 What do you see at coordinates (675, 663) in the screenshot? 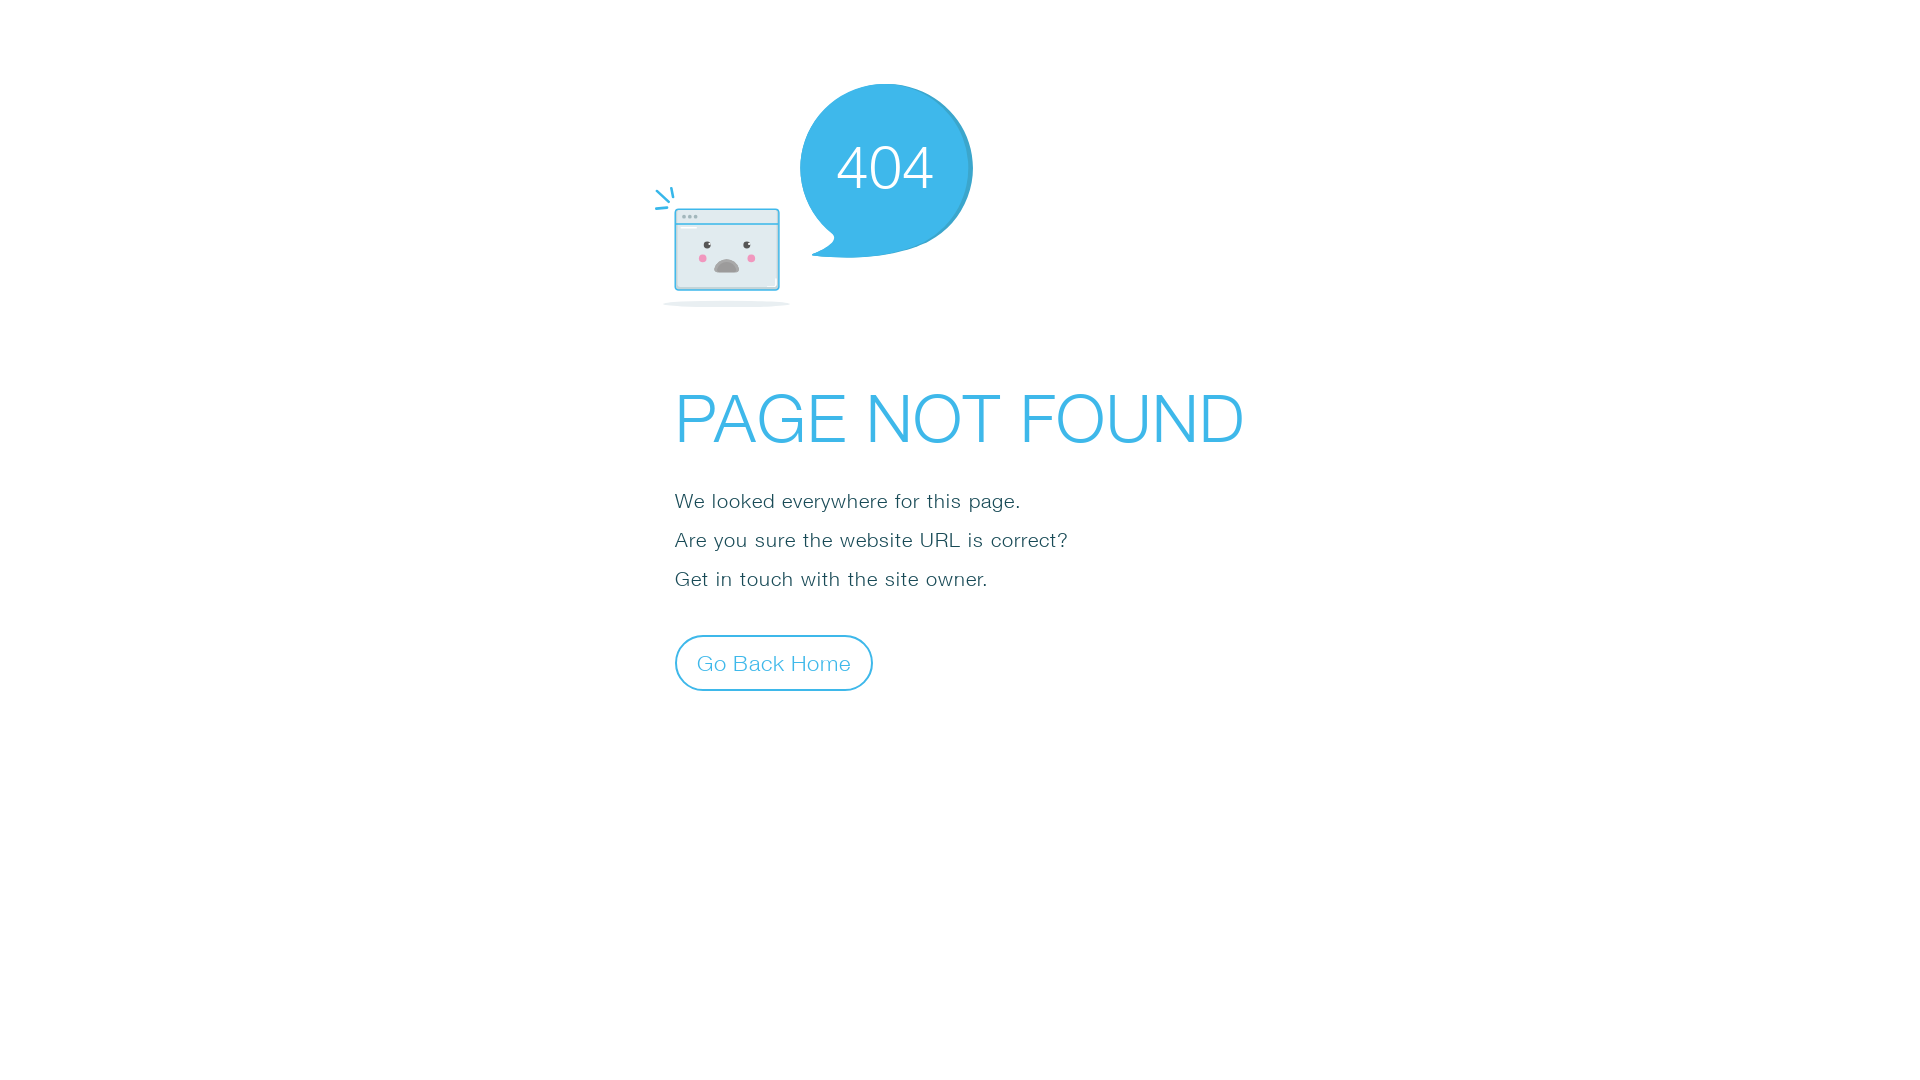
I see `'Go Back Home'` at bounding box center [675, 663].